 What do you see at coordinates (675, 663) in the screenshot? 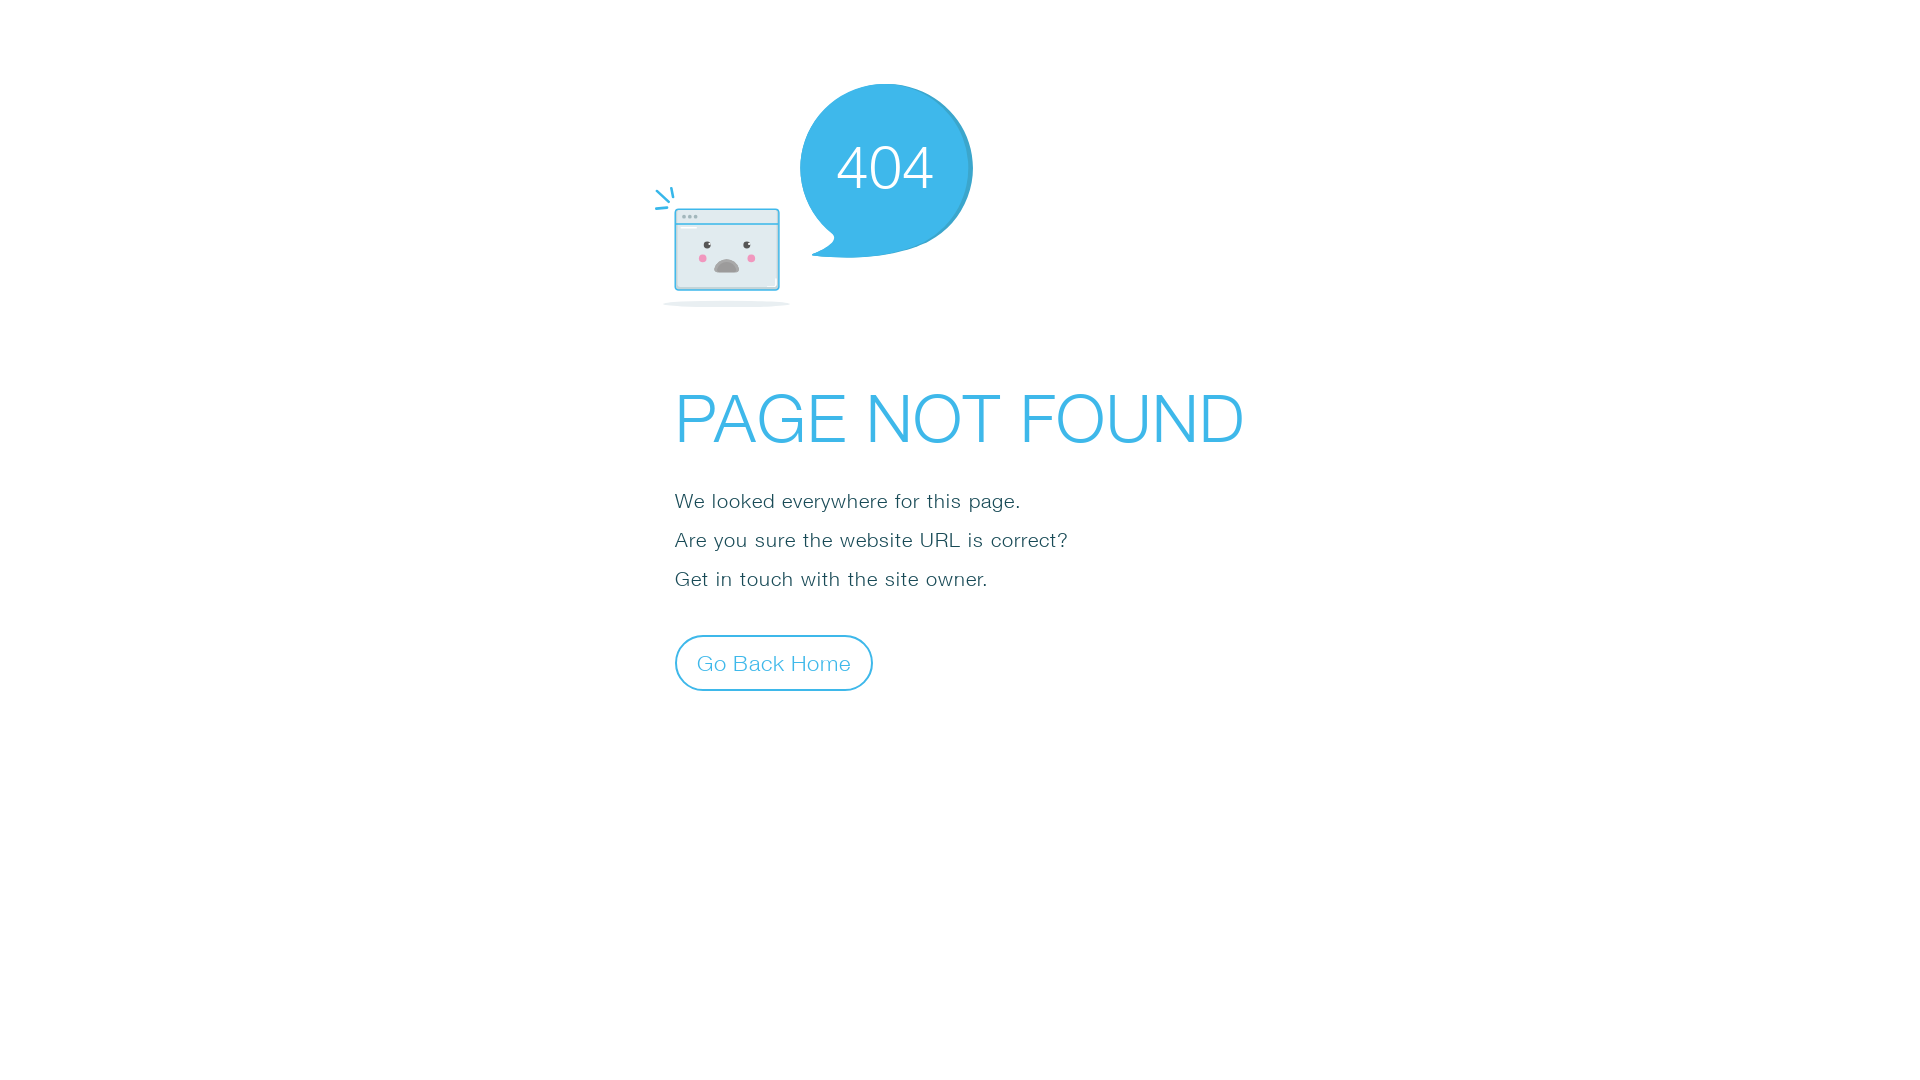
I see `'Go Back Home'` at bounding box center [675, 663].